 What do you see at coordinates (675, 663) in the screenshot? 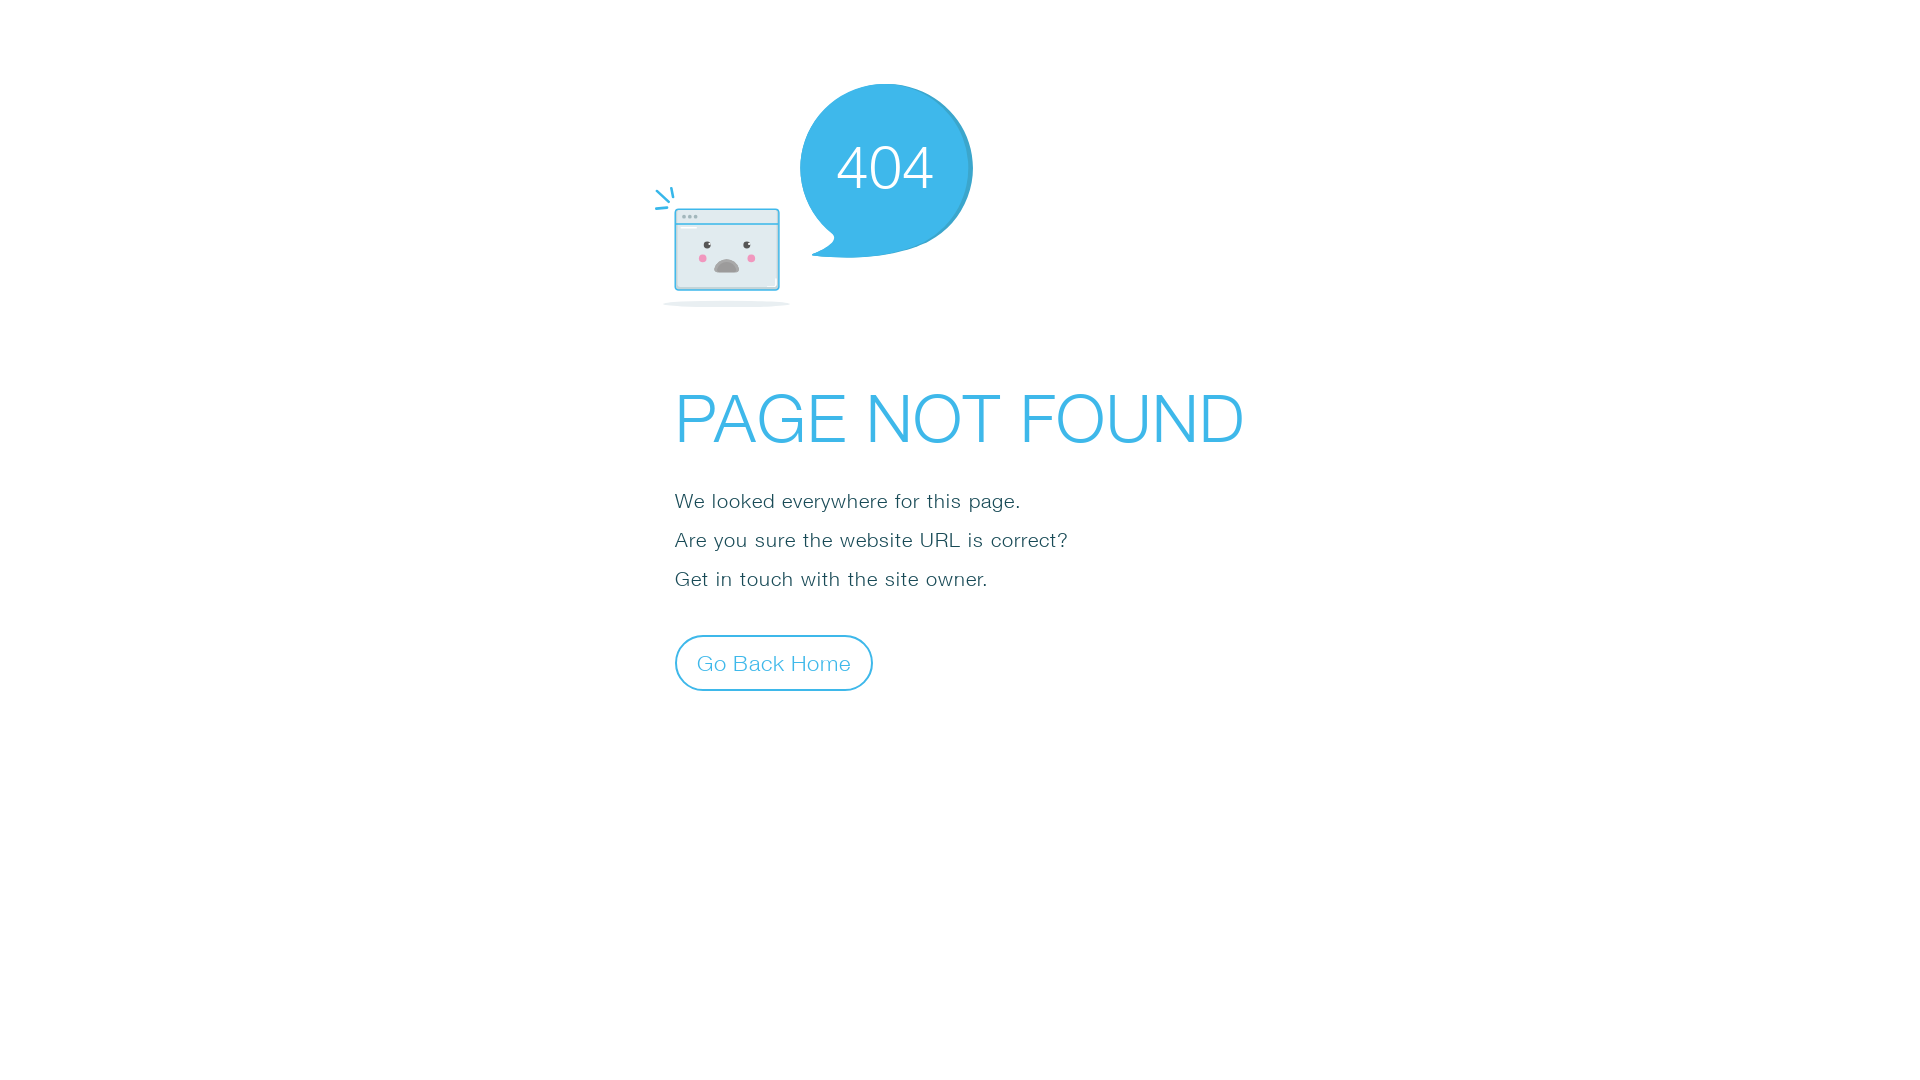
I see `'Go Back Home'` at bounding box center [675, 663].